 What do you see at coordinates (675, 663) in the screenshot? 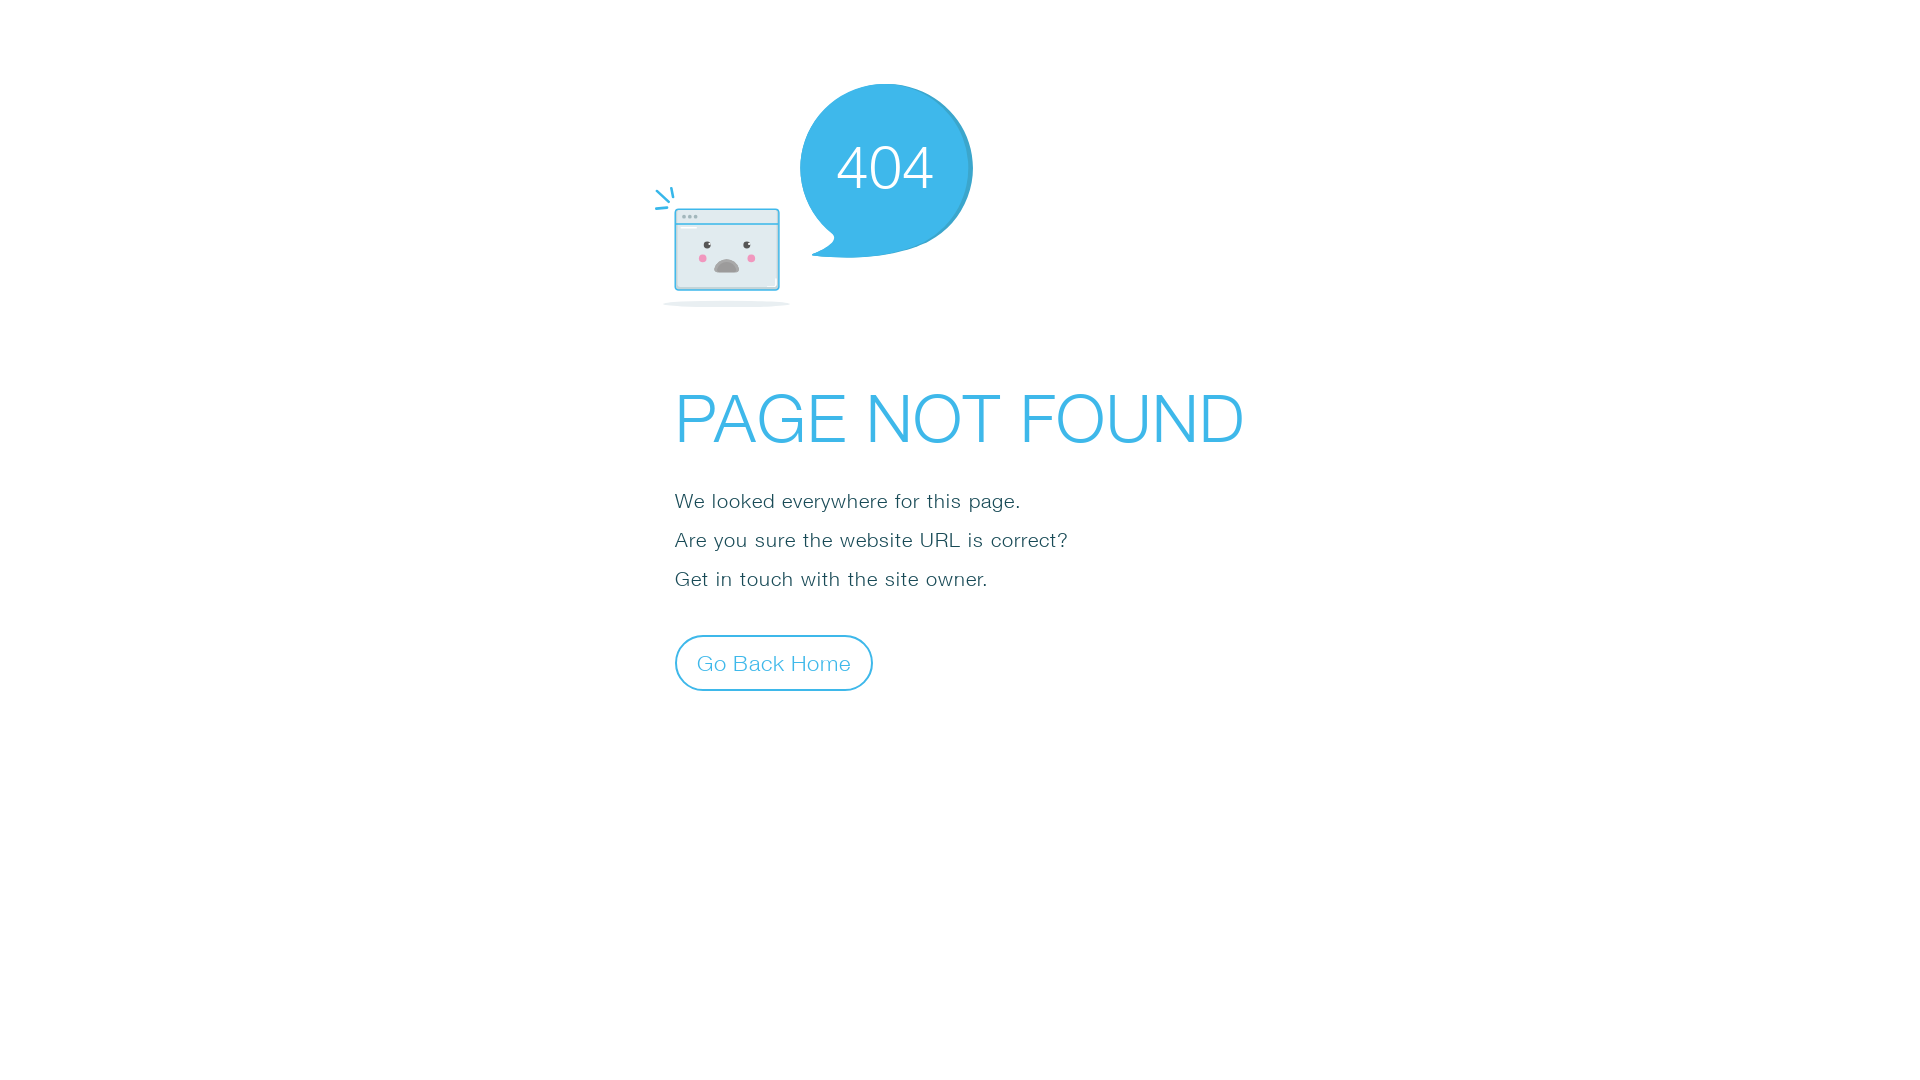
I see `'Go Back Home'` at bounding box center [675, 663].